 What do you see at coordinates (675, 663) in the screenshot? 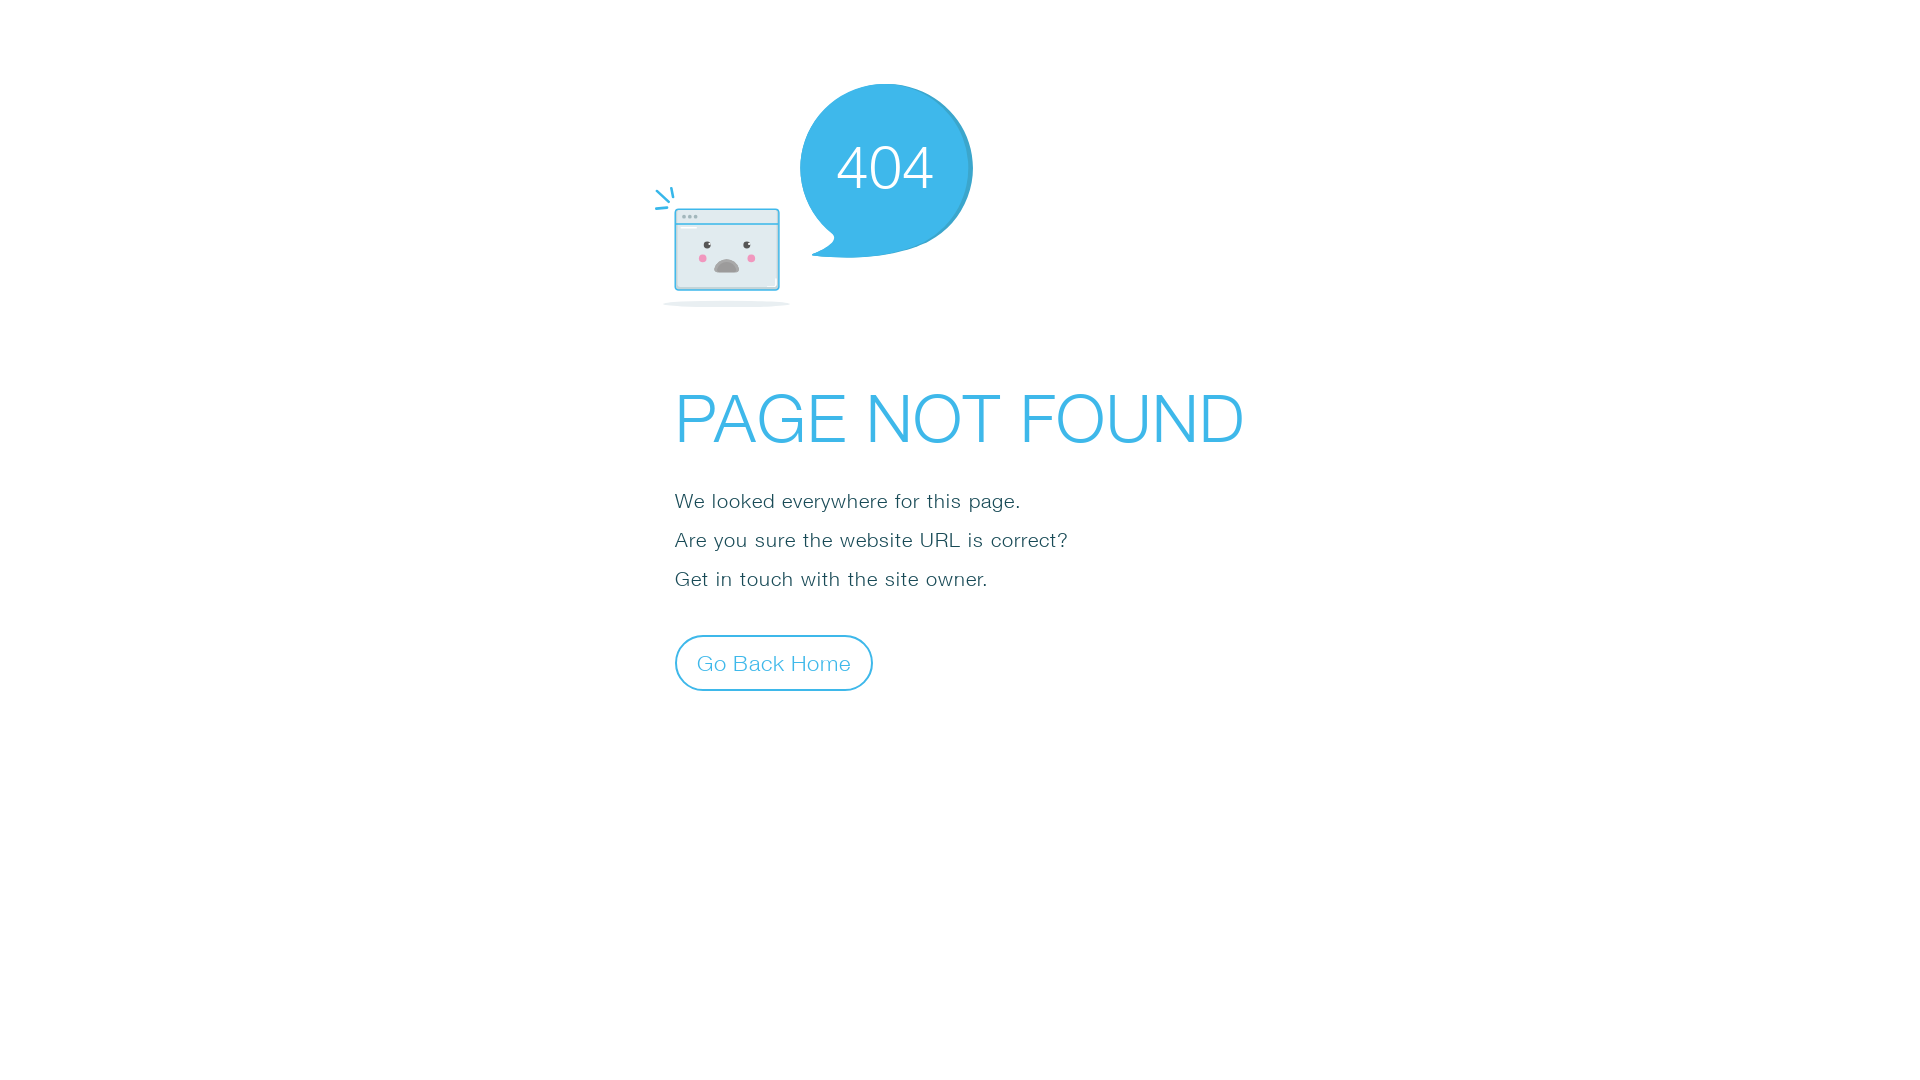
I see `'Go Back Home'` at bounding box center [675, 663].